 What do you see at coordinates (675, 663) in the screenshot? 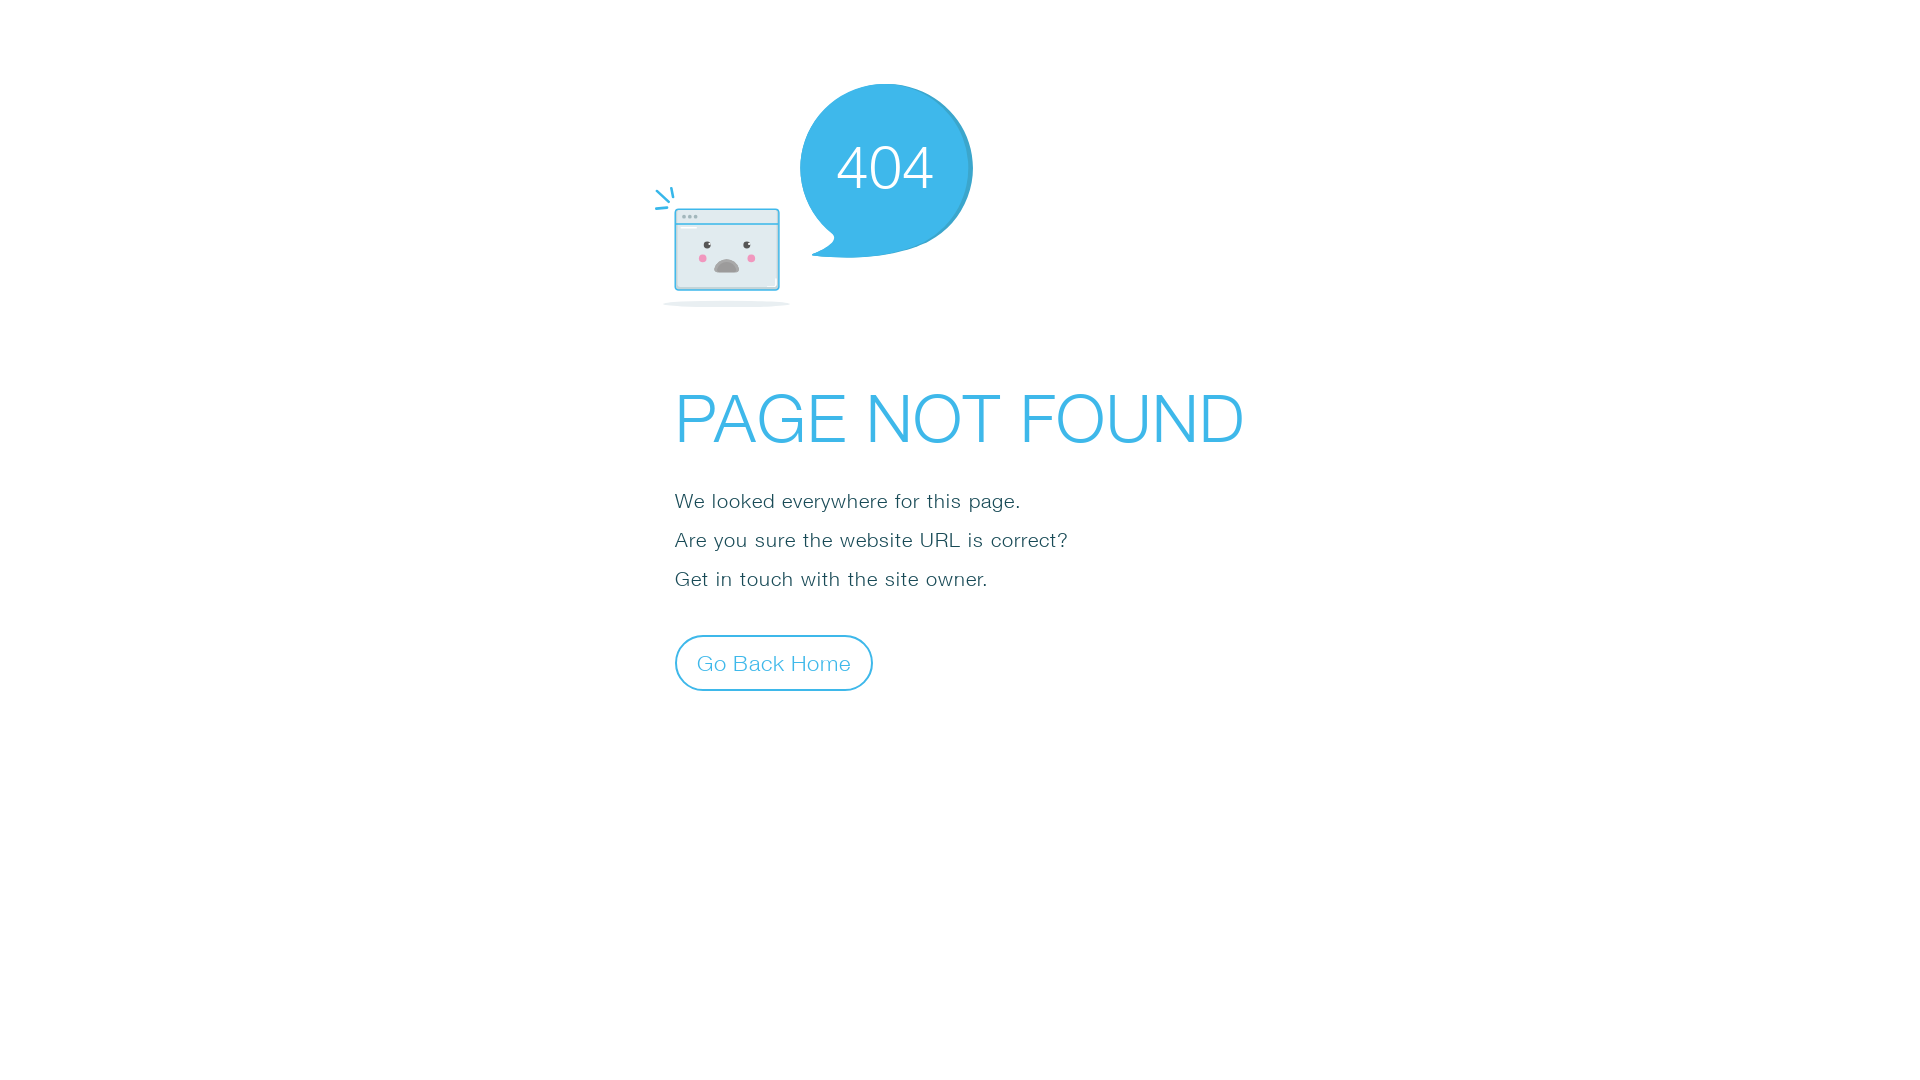
I see `'Go Back Home'` at bounding box center [675, 663].